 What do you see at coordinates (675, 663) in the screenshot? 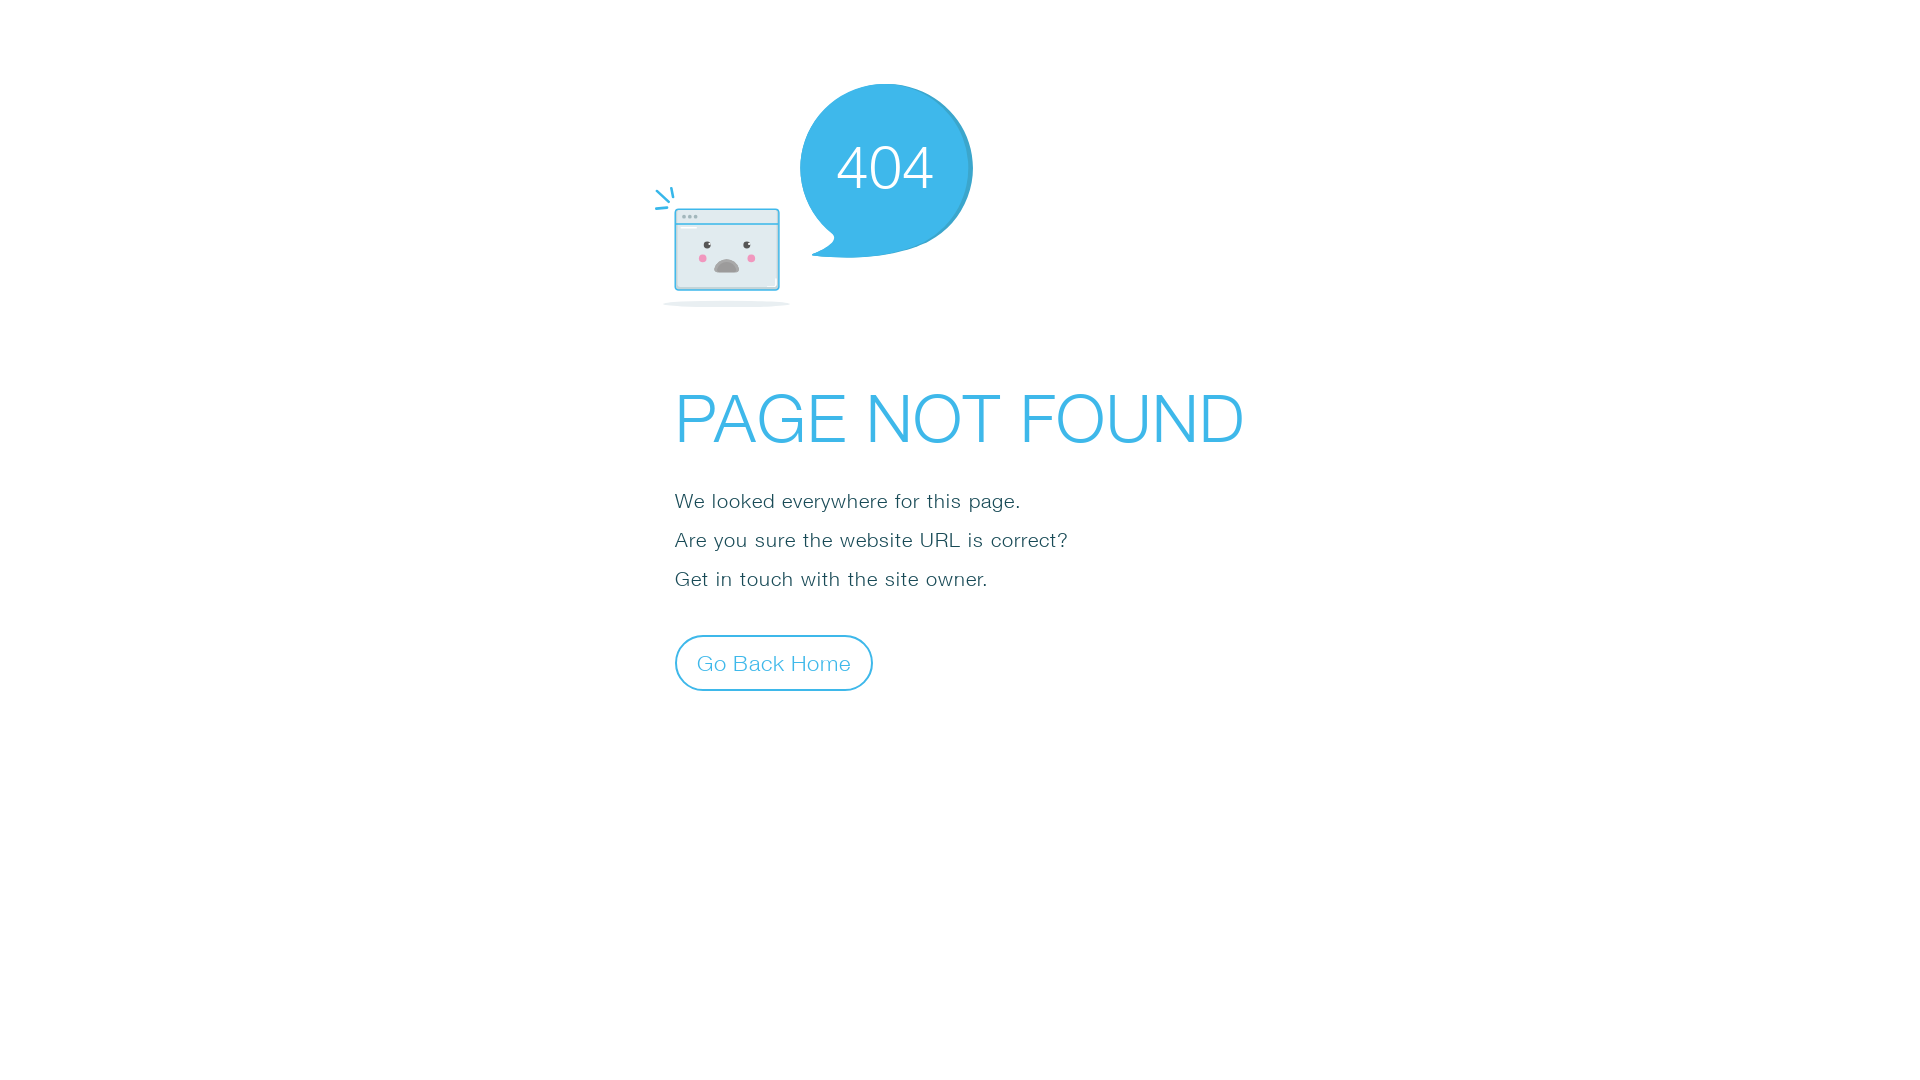
I see `'Go Back Home'` at bounding box center [675, 663].